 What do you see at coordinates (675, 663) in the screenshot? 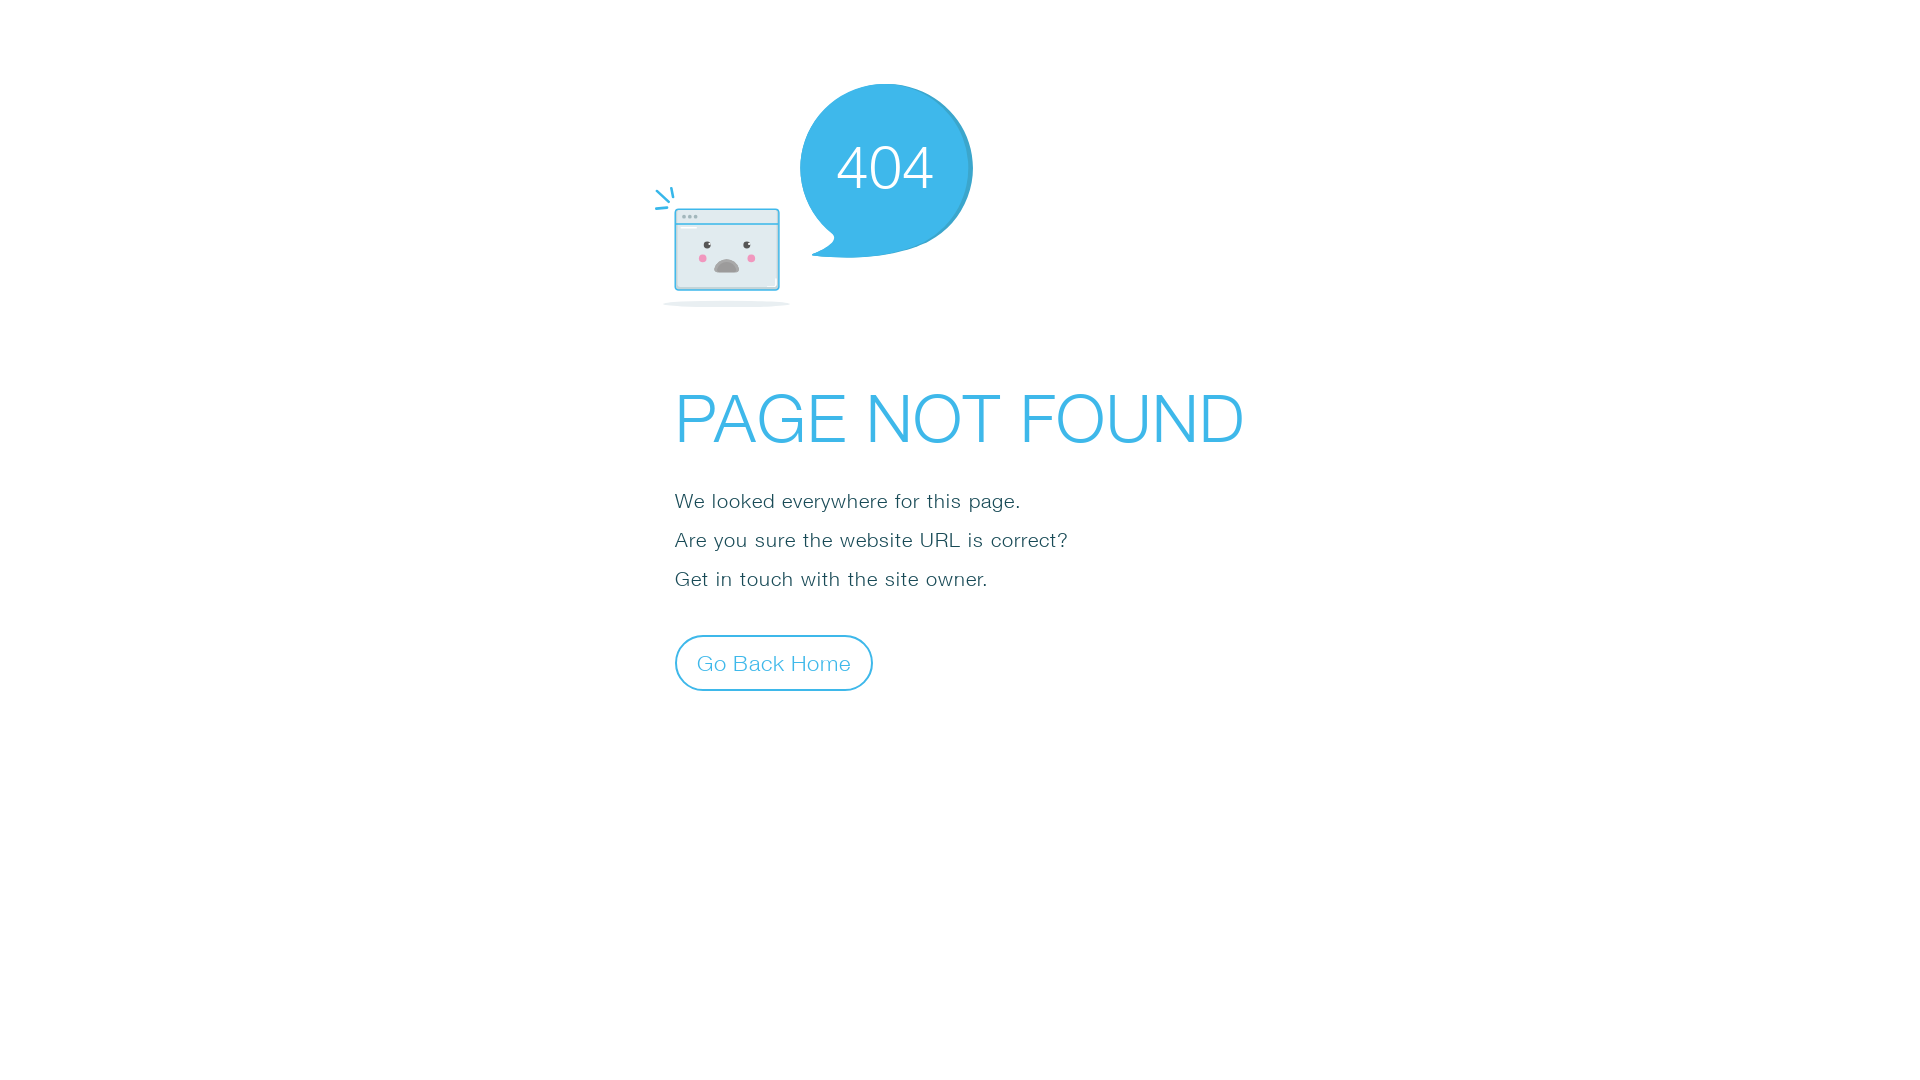
I see `'Go Back Home'` at bounding box center [675, 663].